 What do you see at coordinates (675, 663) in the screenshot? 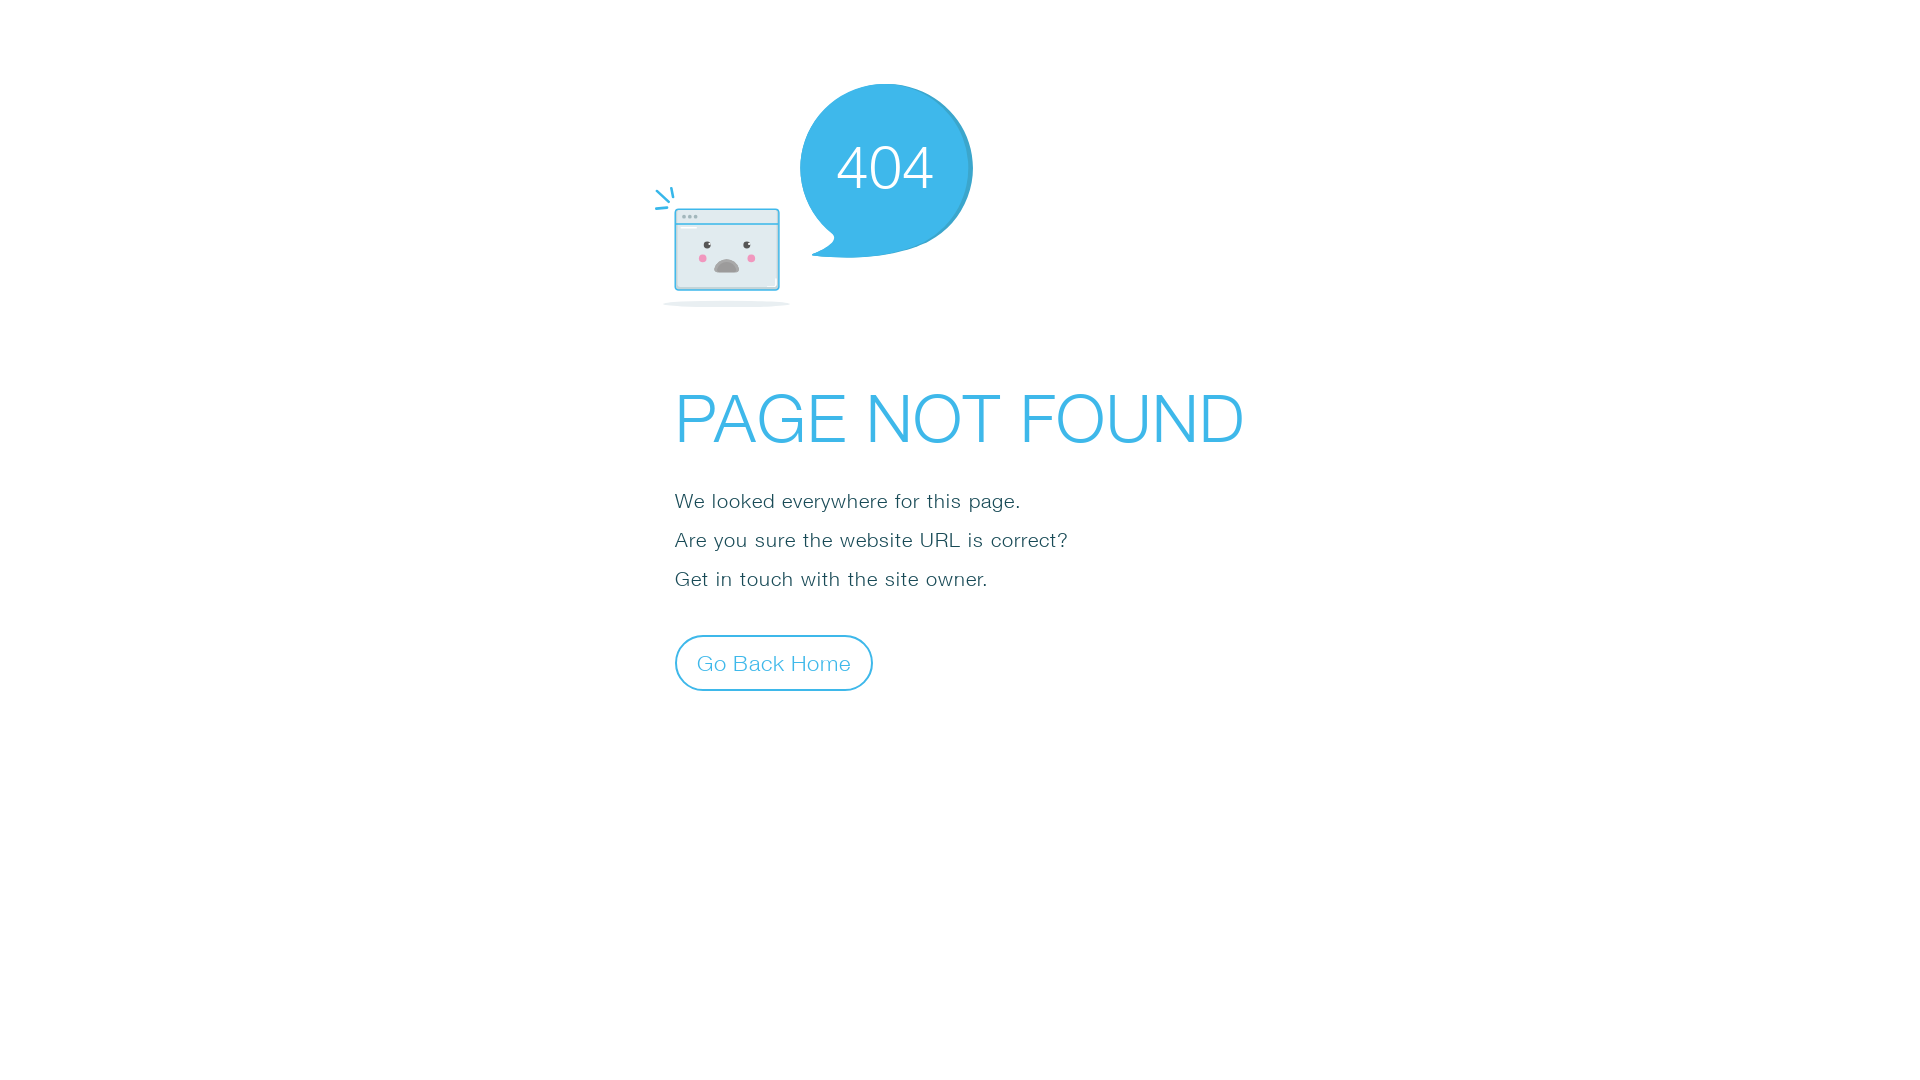
I see `'Go Back Home'` at bounding box center [675, 663].